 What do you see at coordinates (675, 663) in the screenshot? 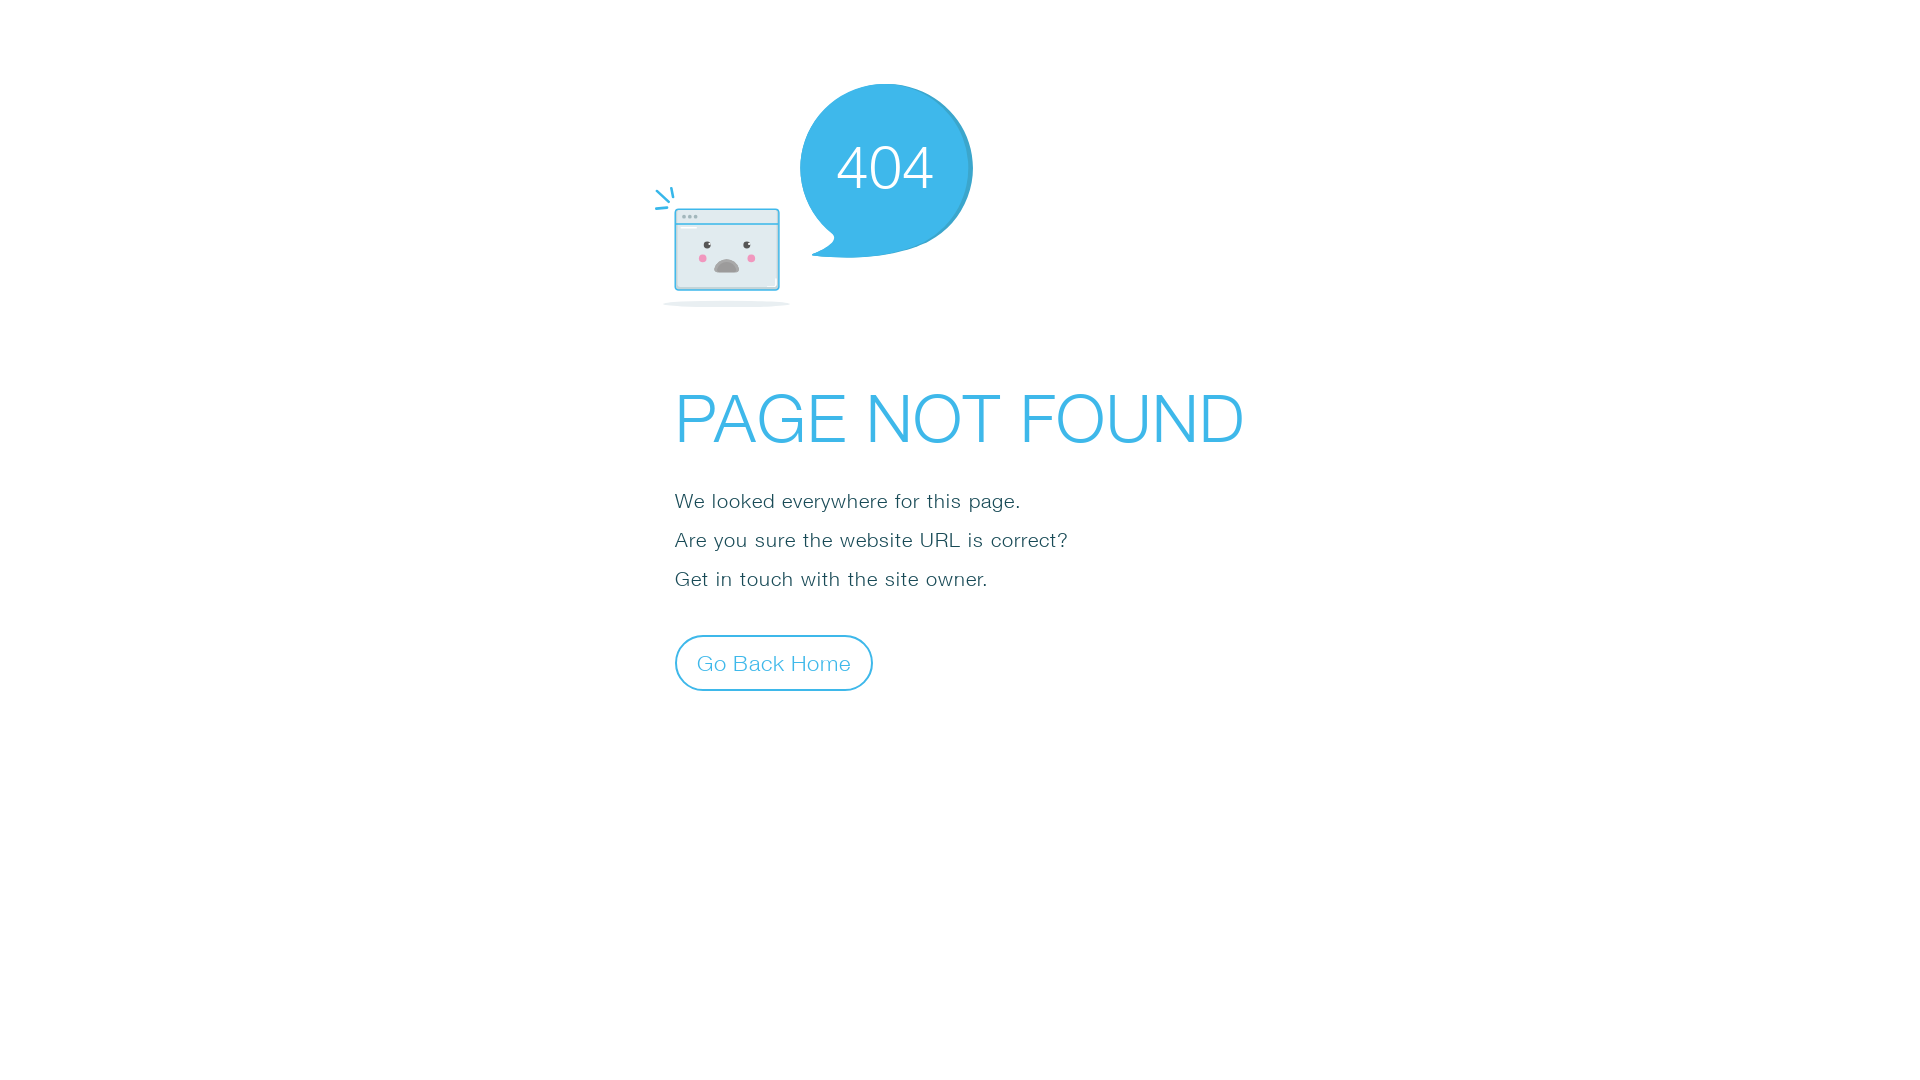
I see `'Go Back Home'` at bounding box center [675, 663].